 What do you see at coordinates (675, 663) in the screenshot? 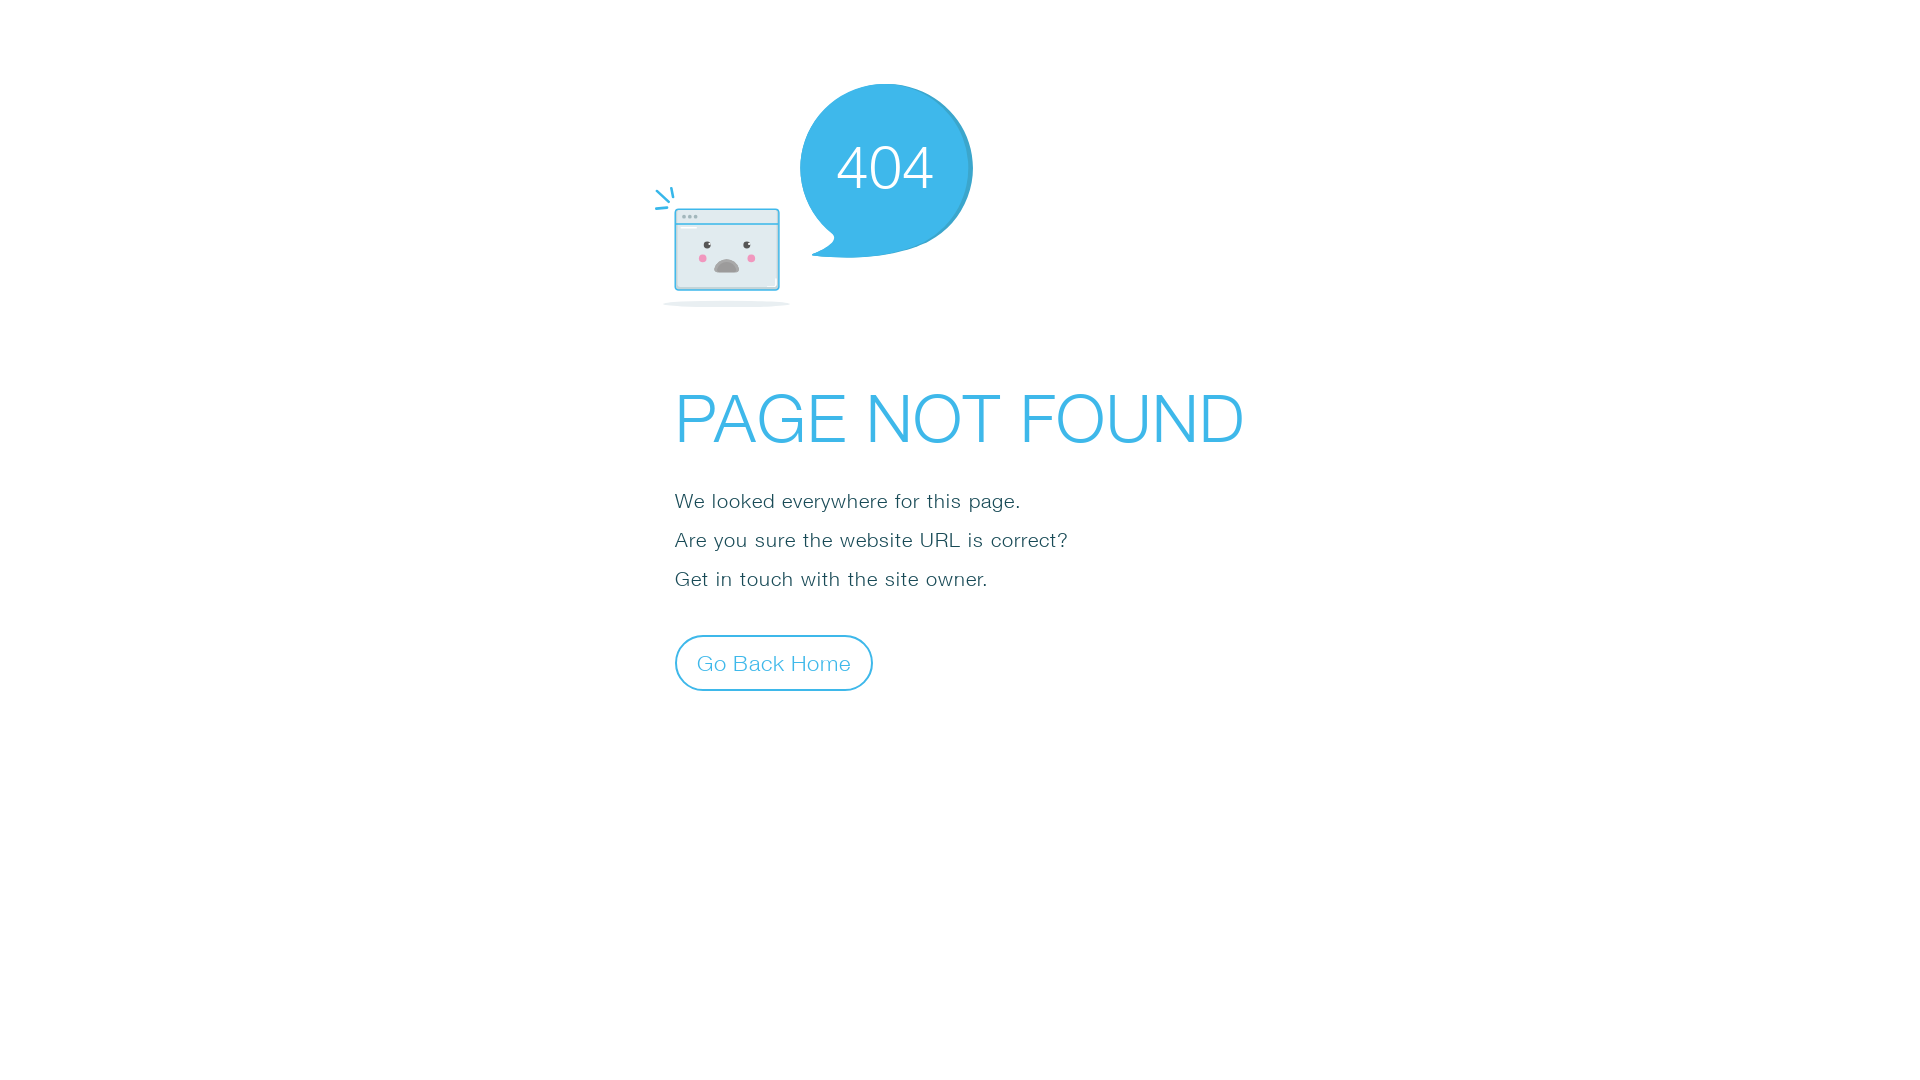
I see `'Go Back Home'` at bounding box center [675, 663].